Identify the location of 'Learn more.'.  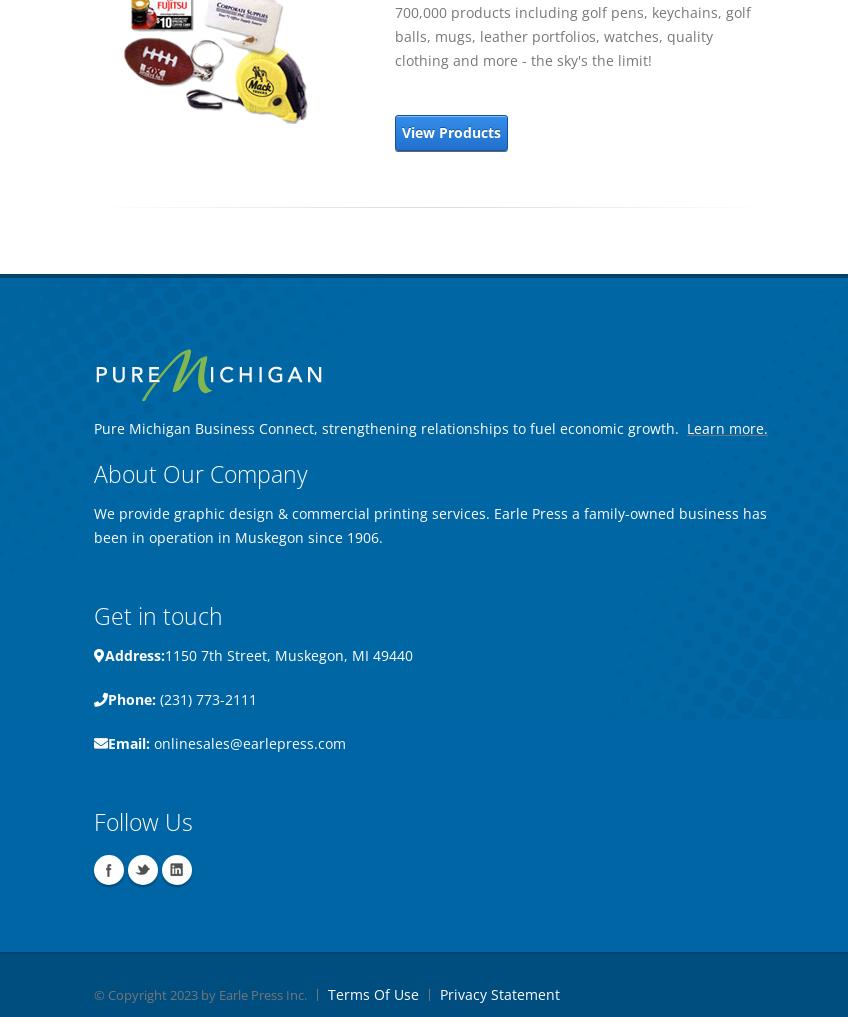
(727, 428).